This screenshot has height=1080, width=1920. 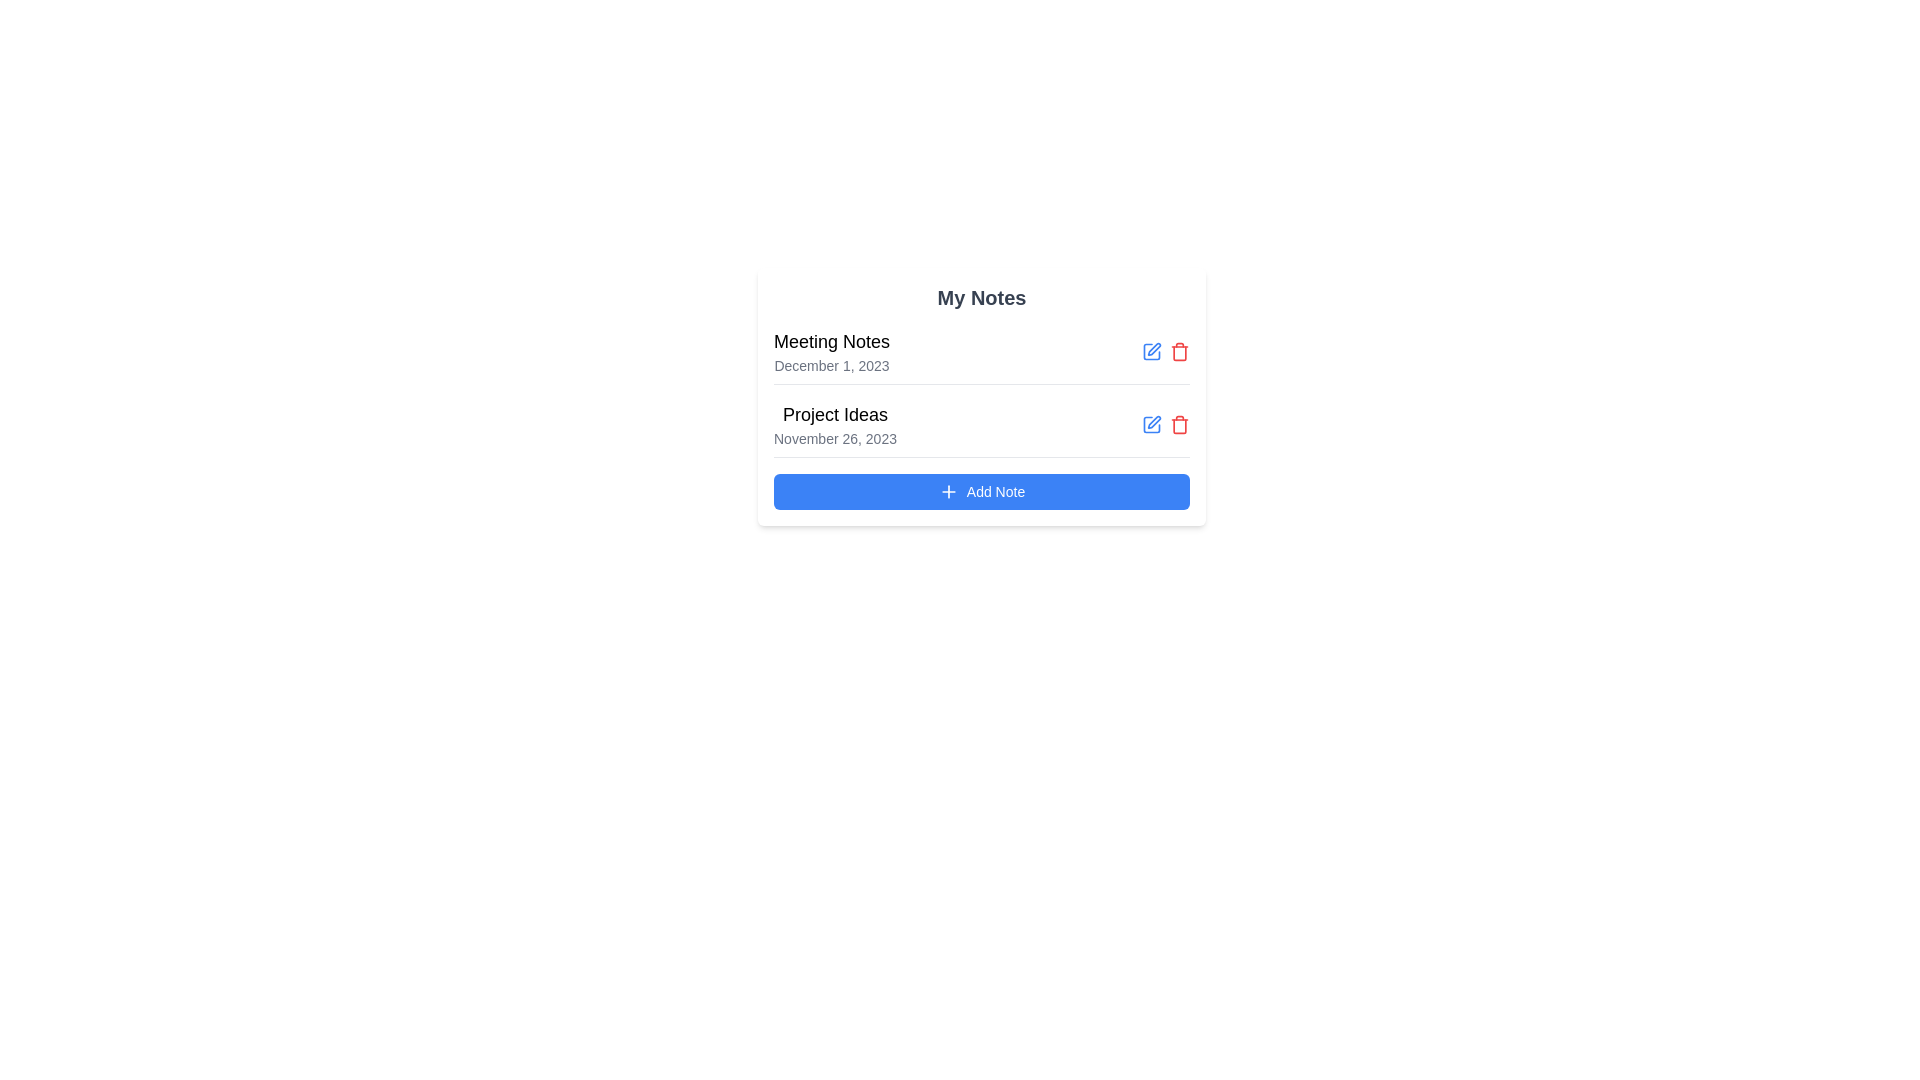 I want to click on the first note entry under 'My Notes', which is a read-only text display showing the title and date of the note, so click(x=831, y=350).